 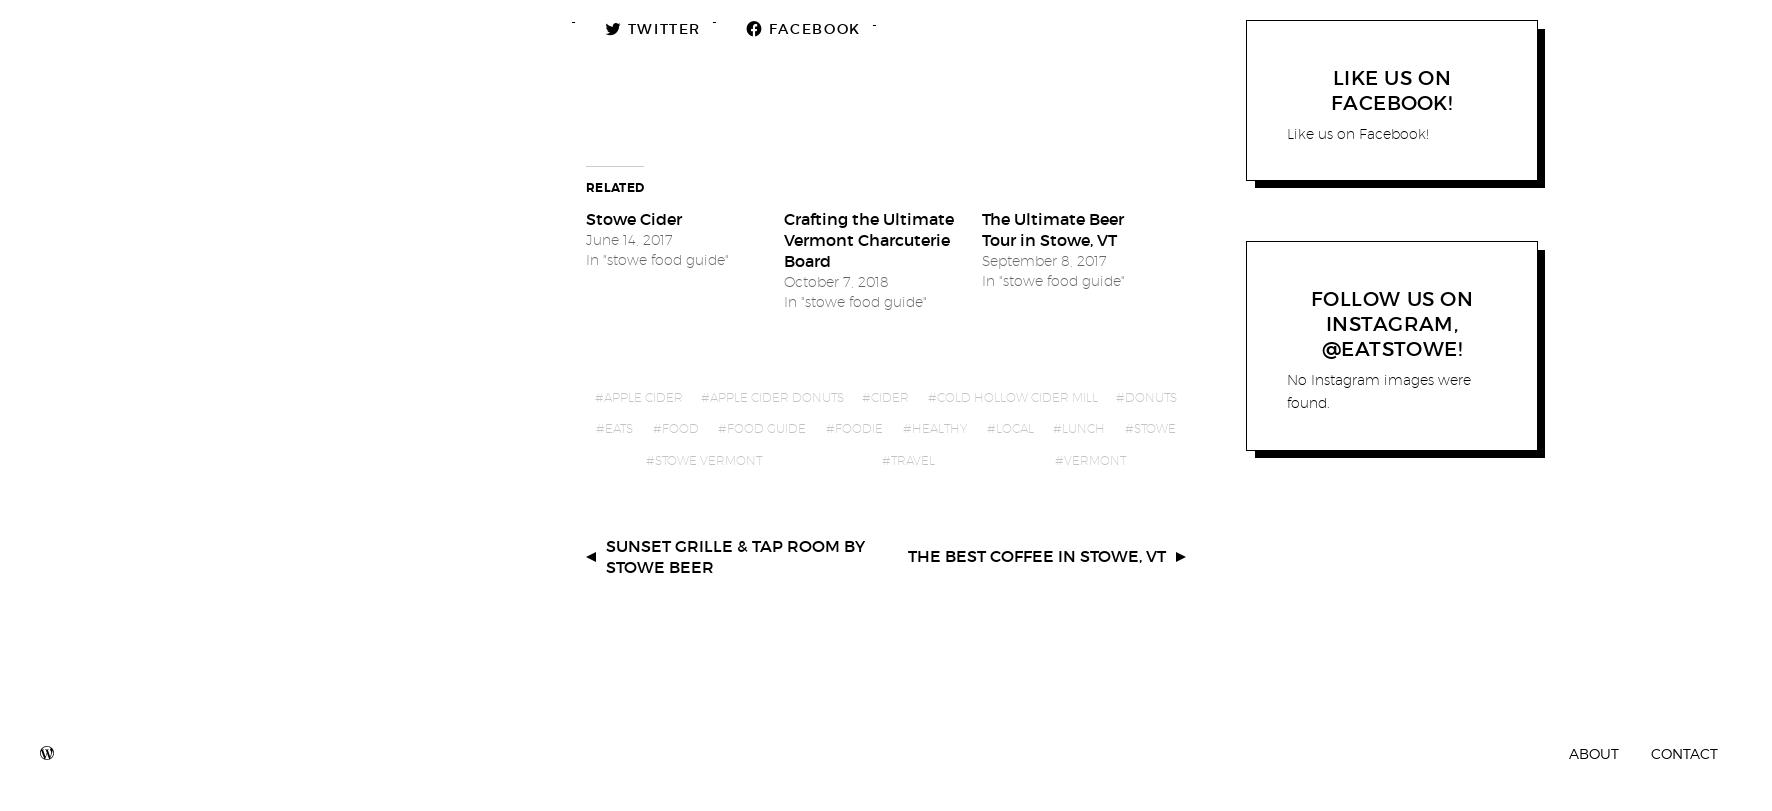 I want to click on 'cold hollow cider mill', so click(x=934, y=396).